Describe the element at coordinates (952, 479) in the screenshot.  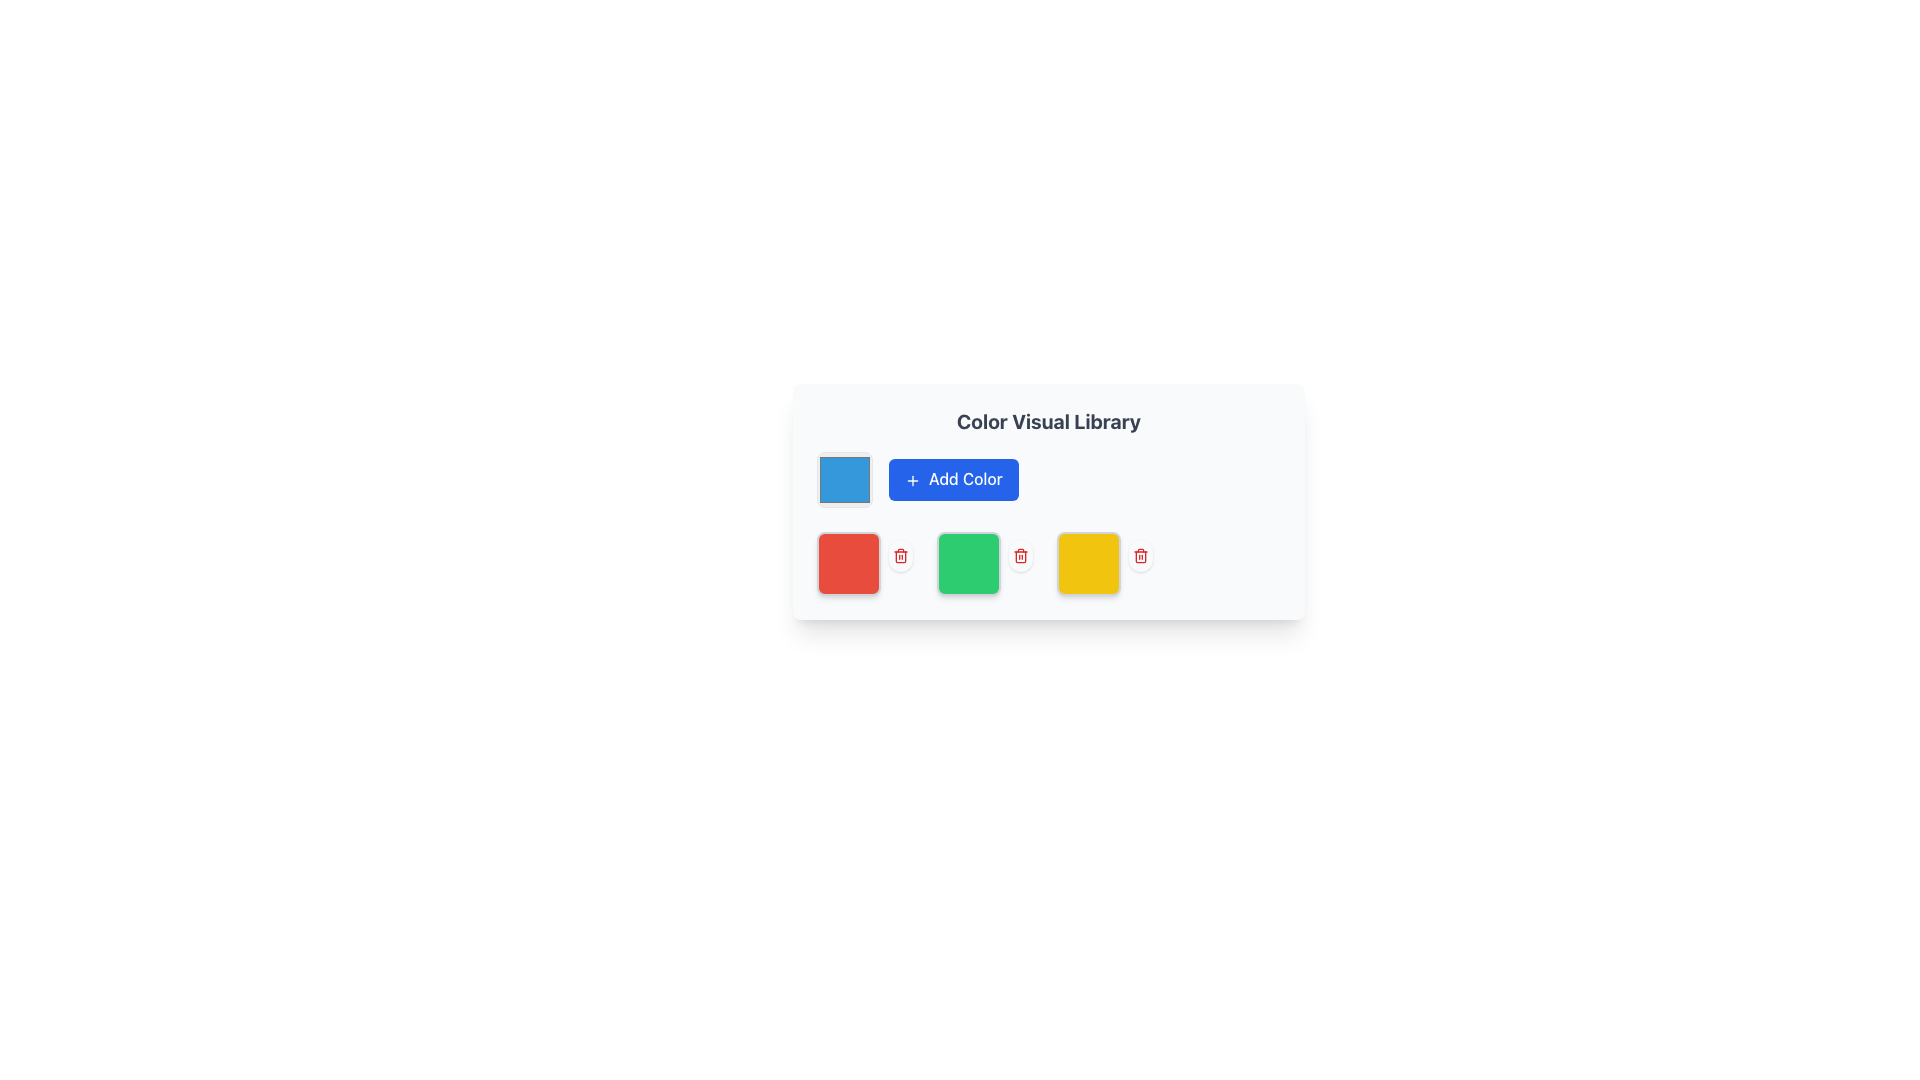
I see `the button located on the right side of the color picker square` at that location.